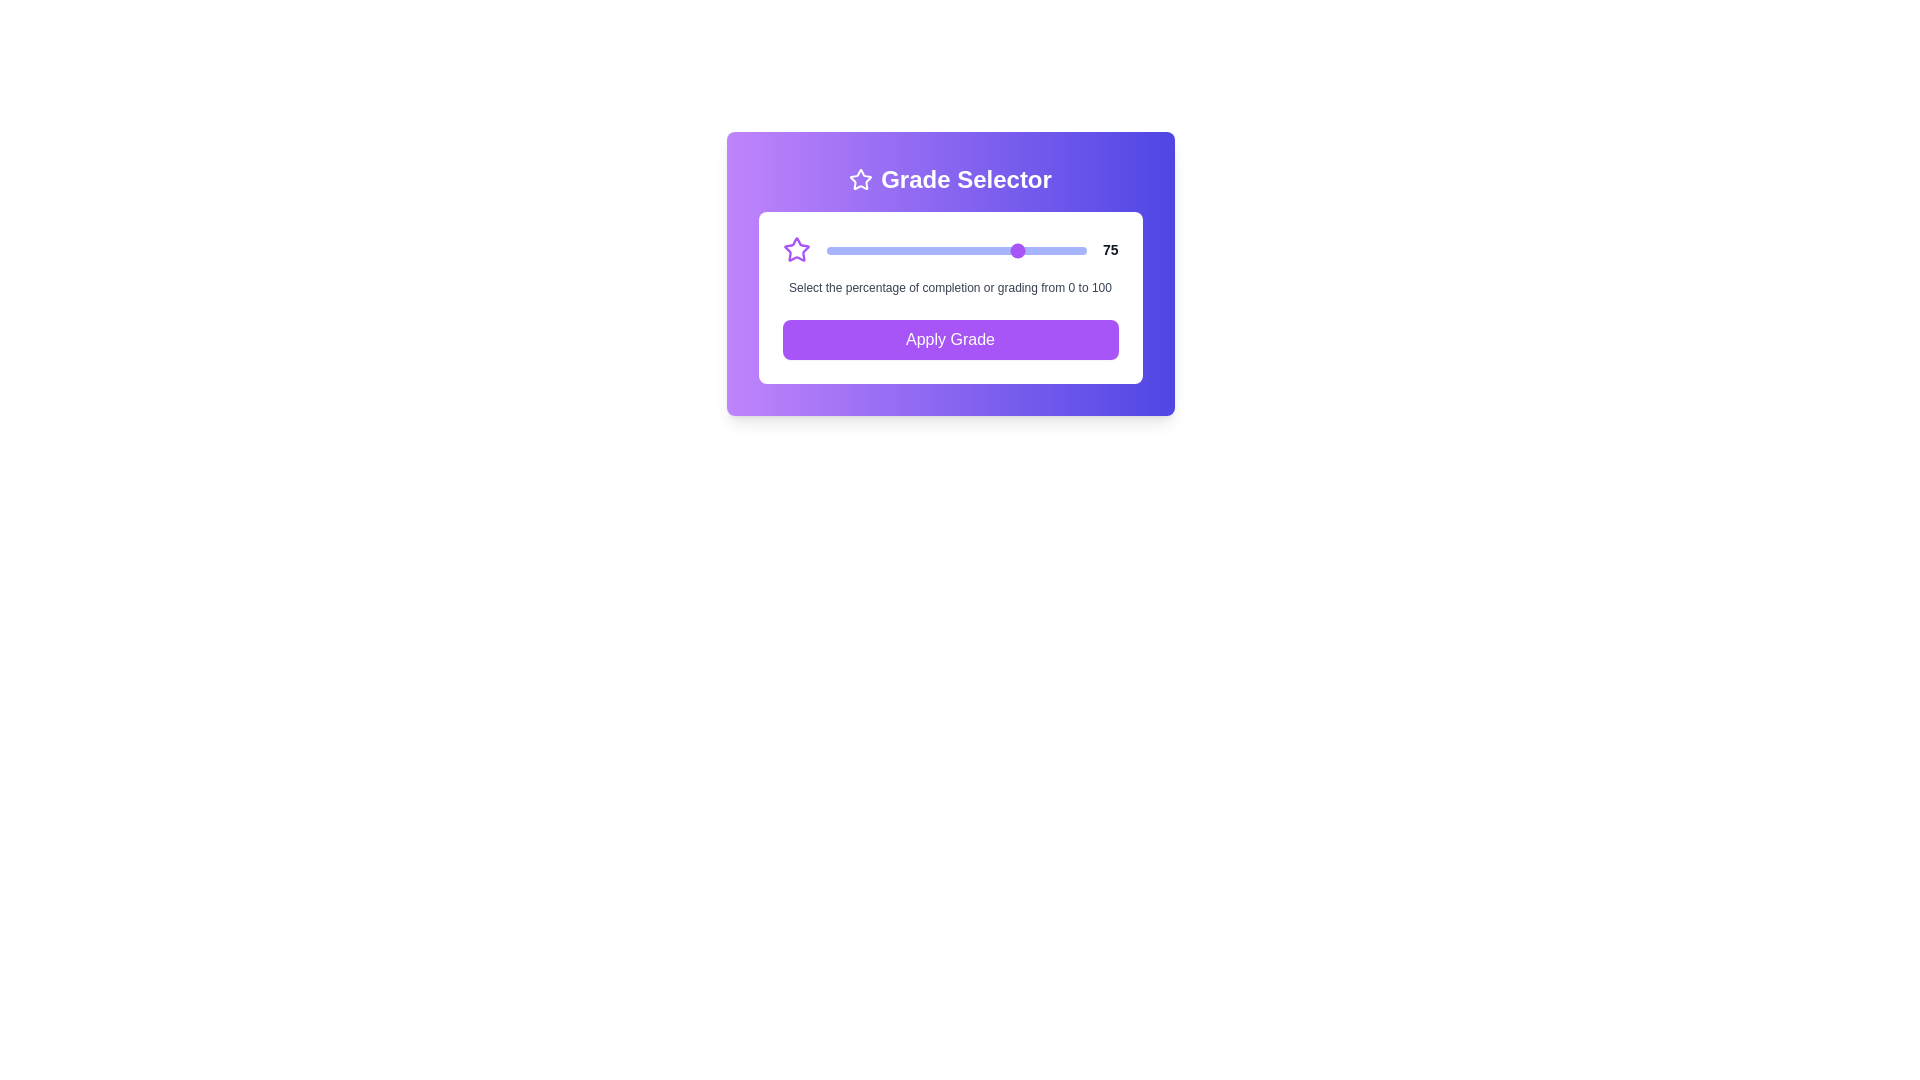  What do you see at coordinates (1049, 249) in the screenshot?
I see `the slider's value` at bounding box center [1049, 249].